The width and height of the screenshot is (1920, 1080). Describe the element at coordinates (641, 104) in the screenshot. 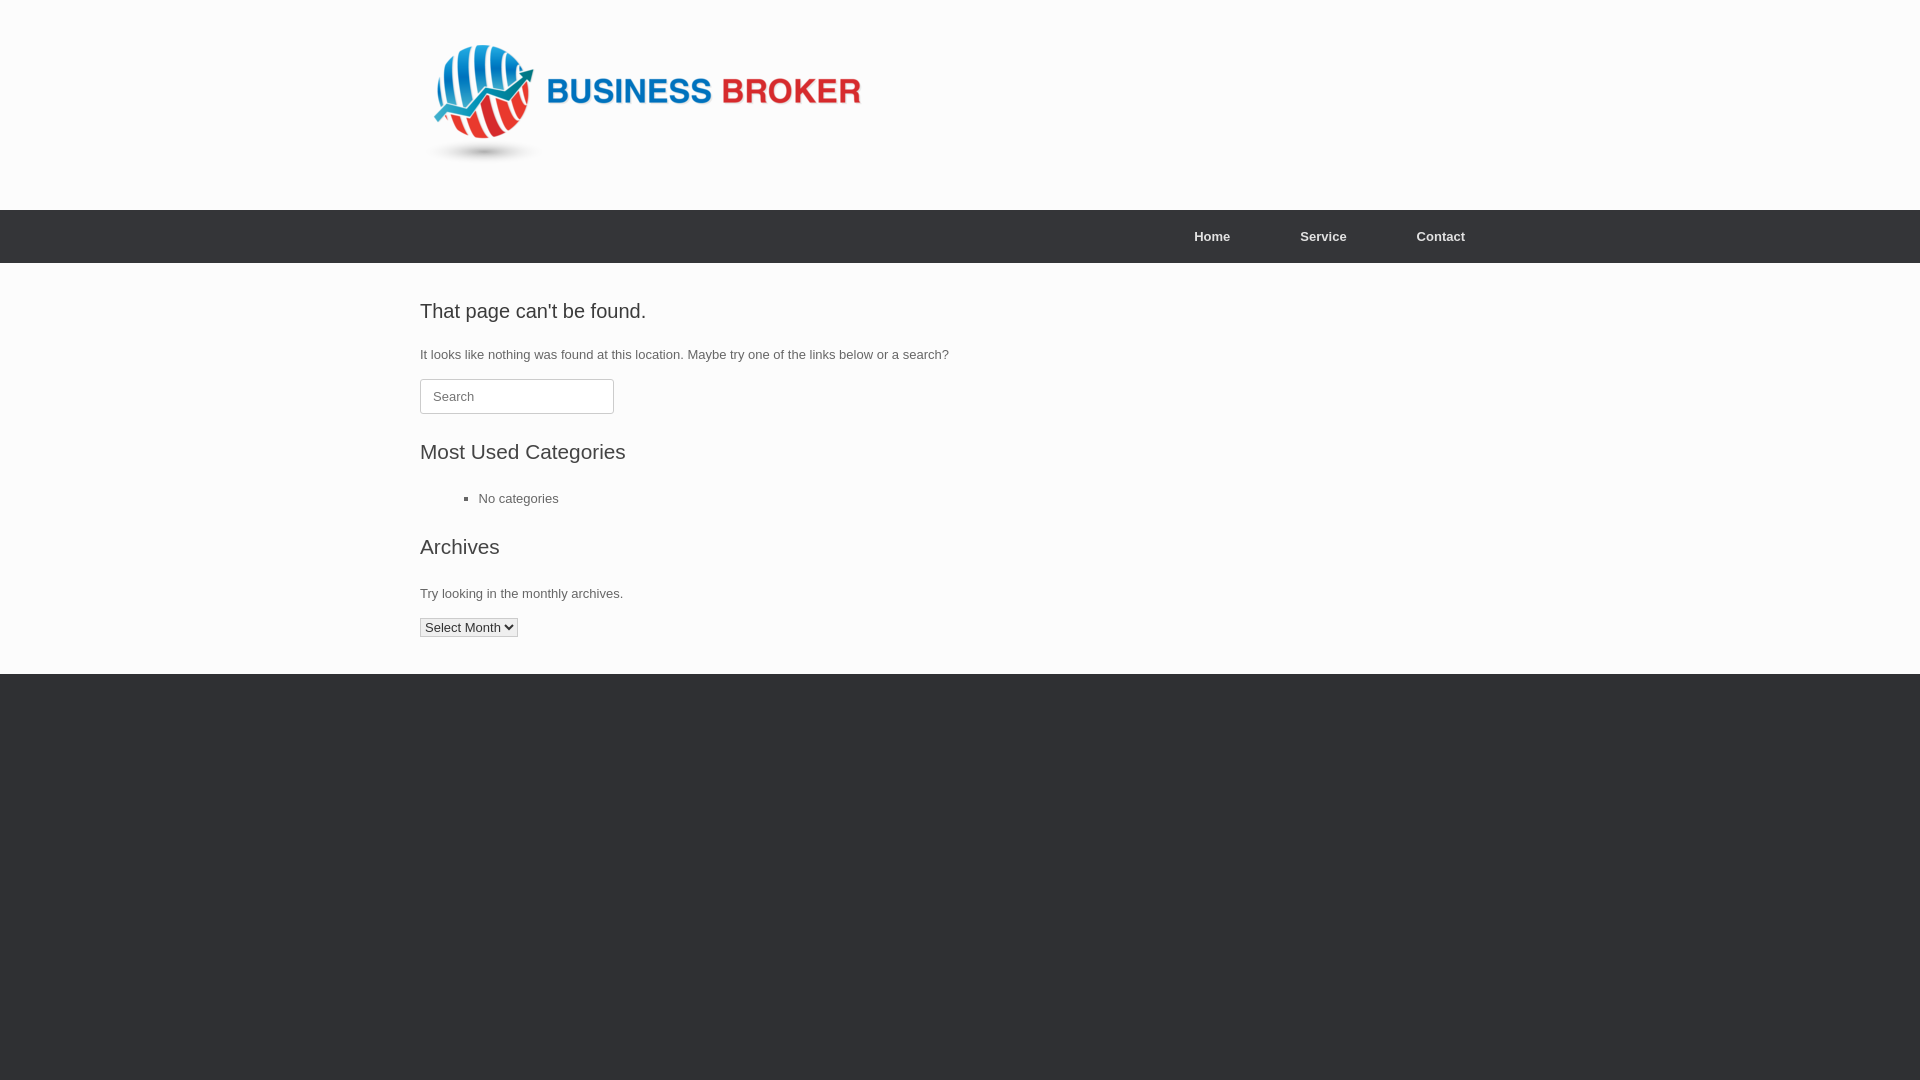

I see `'Business Broker'` at that location.